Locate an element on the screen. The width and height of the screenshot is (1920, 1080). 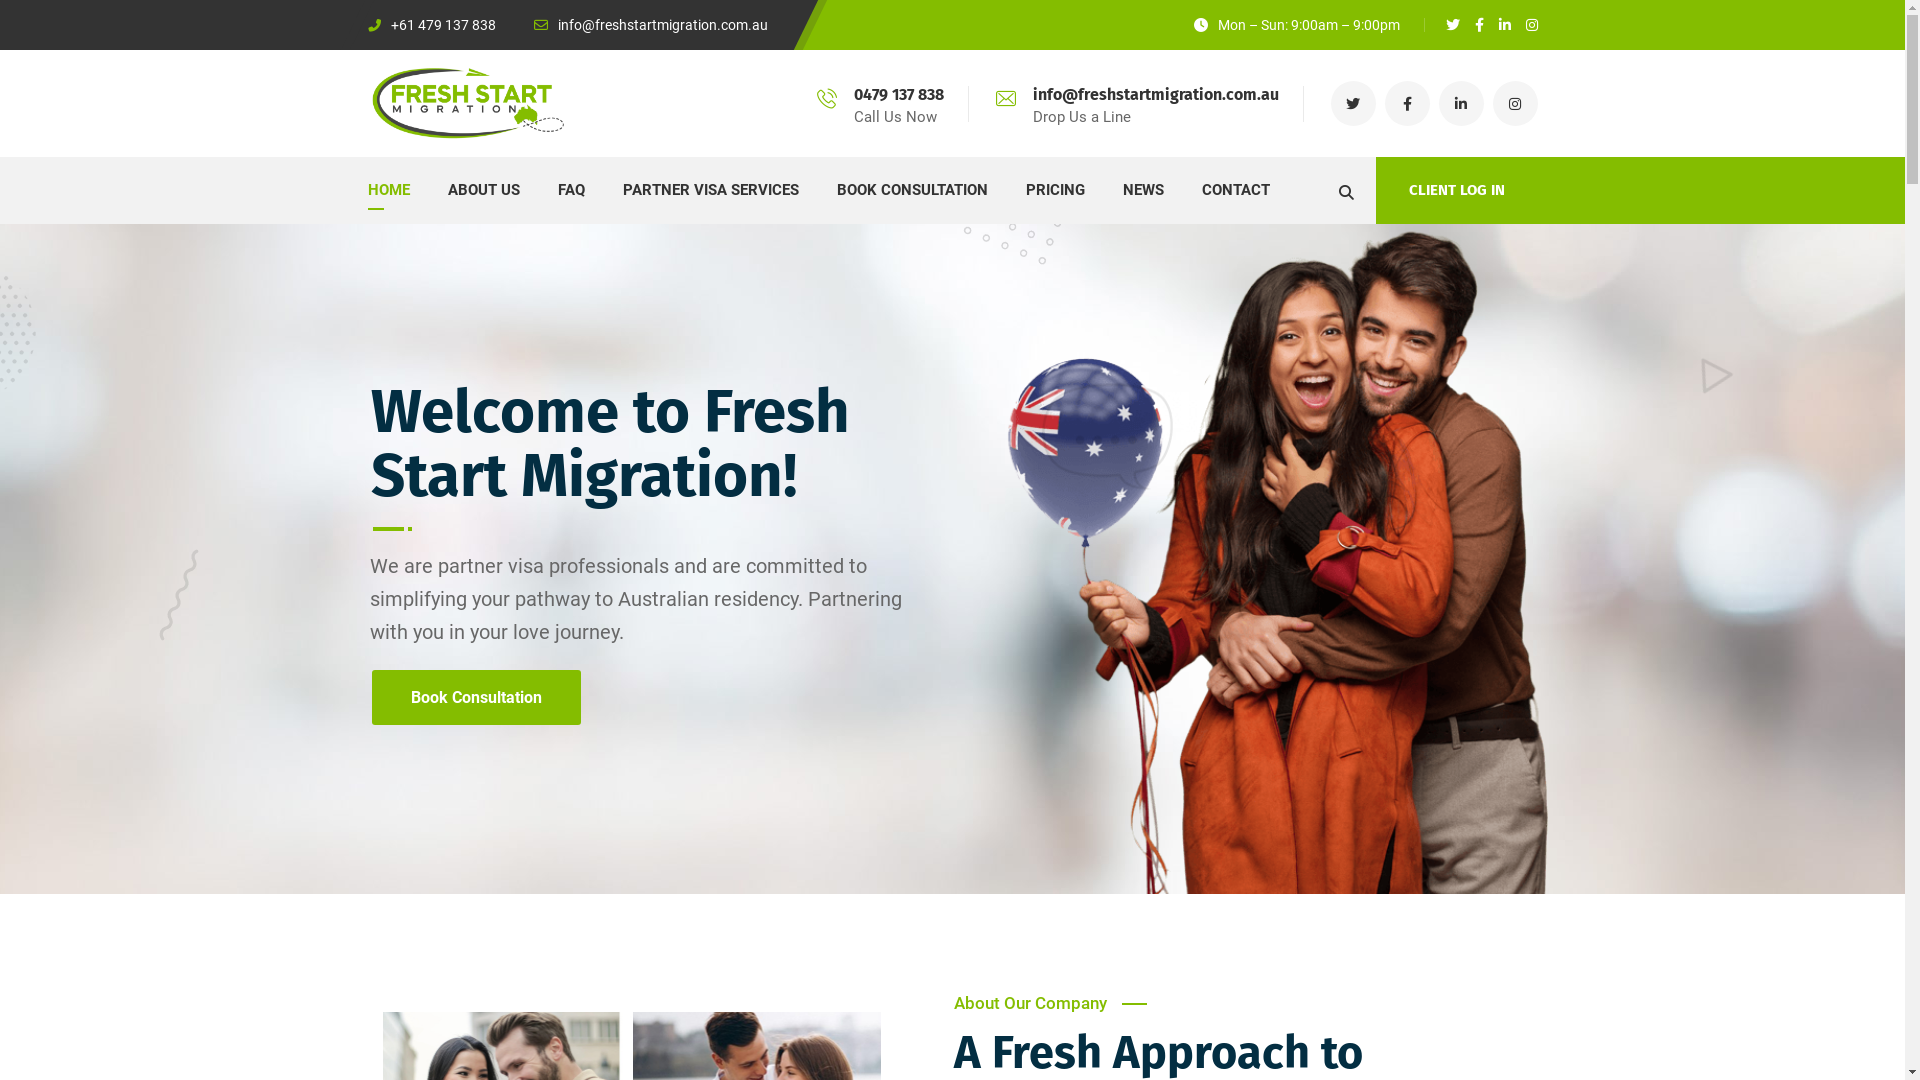
'Book Consultation' is located at coordinates (475, 696).